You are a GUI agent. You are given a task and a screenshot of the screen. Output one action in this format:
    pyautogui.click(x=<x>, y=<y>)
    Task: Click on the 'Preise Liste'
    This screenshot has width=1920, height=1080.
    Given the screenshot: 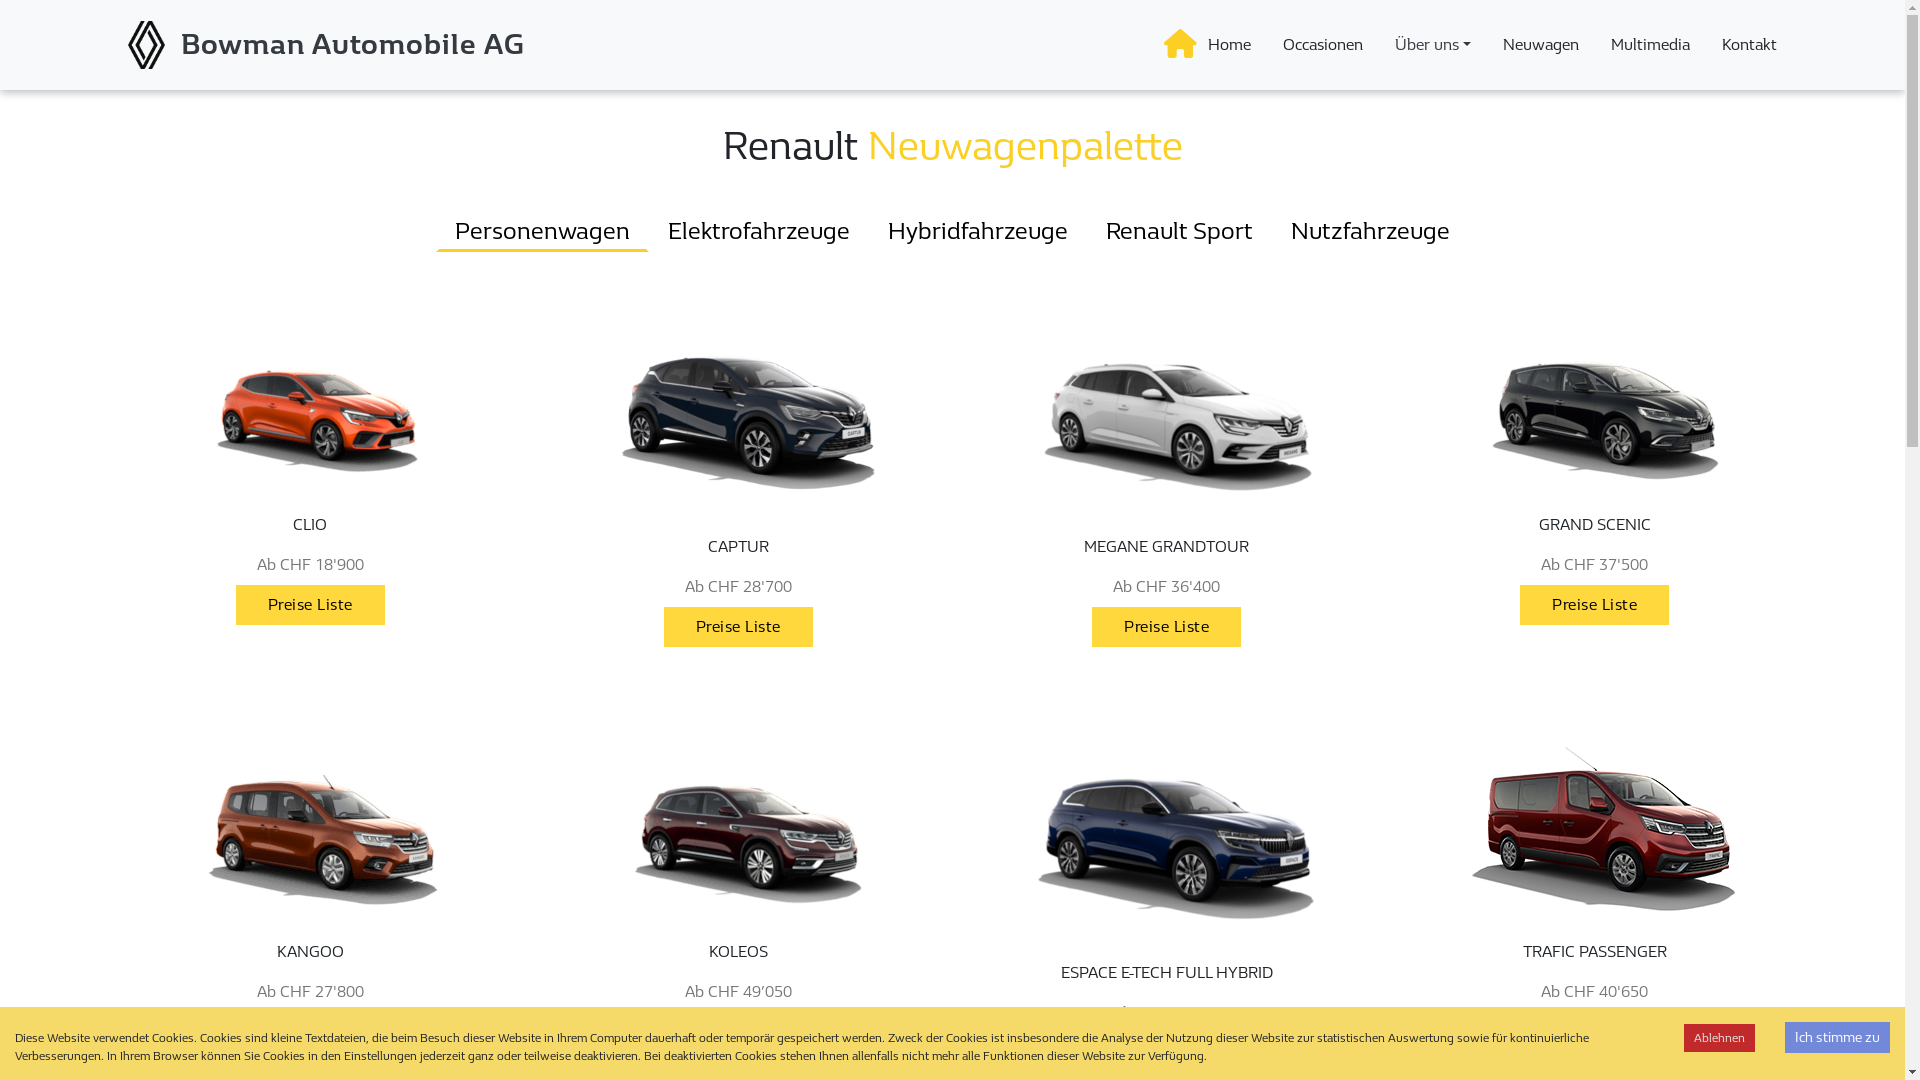 What is the action you would take?
    pyautogui.click(x=309, y=1031)
    